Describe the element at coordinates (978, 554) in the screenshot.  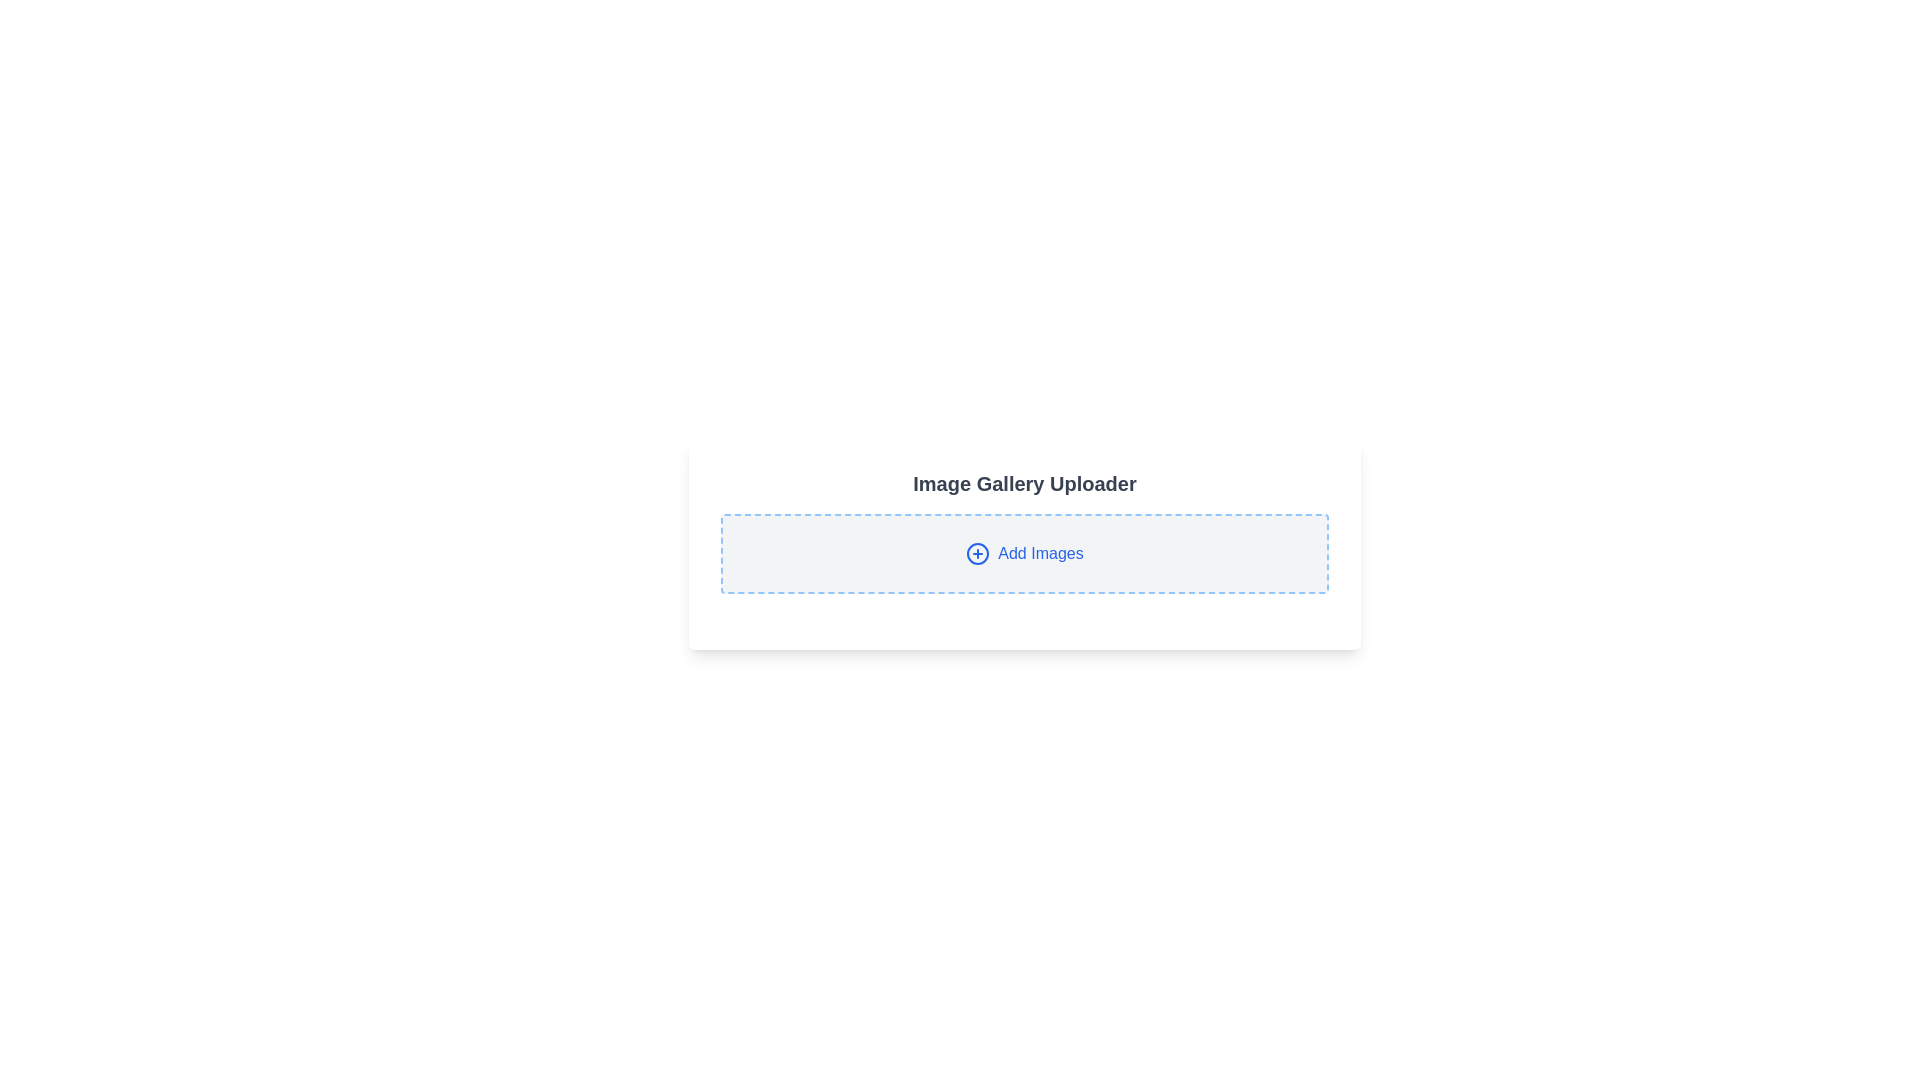
I see `the icon located in the center-left portion of the upload button with dashed blue borders and light gray background, next to the 'Add Images' text` at that location.